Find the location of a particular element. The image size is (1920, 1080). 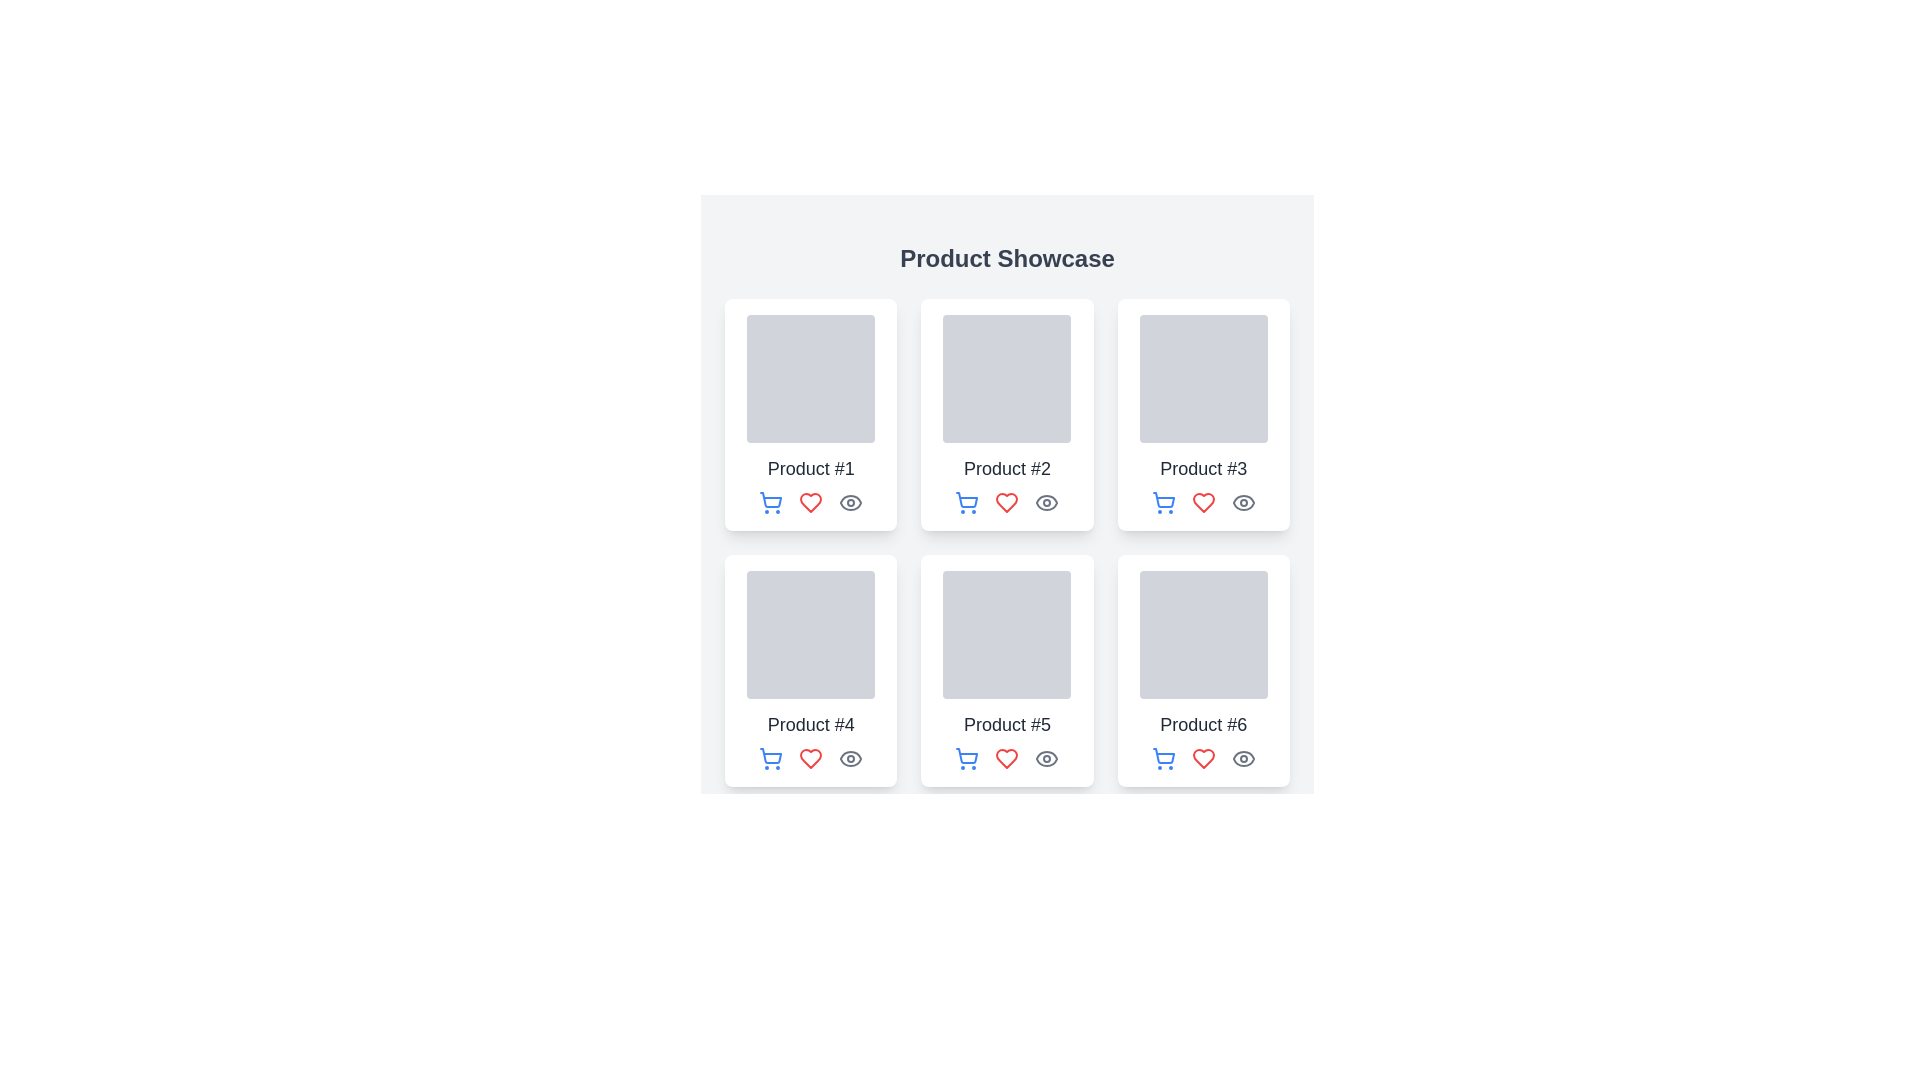

the static label for 'Product #2', which serves as an identifier in the product grid layout is located at coordinates (1007, 469).